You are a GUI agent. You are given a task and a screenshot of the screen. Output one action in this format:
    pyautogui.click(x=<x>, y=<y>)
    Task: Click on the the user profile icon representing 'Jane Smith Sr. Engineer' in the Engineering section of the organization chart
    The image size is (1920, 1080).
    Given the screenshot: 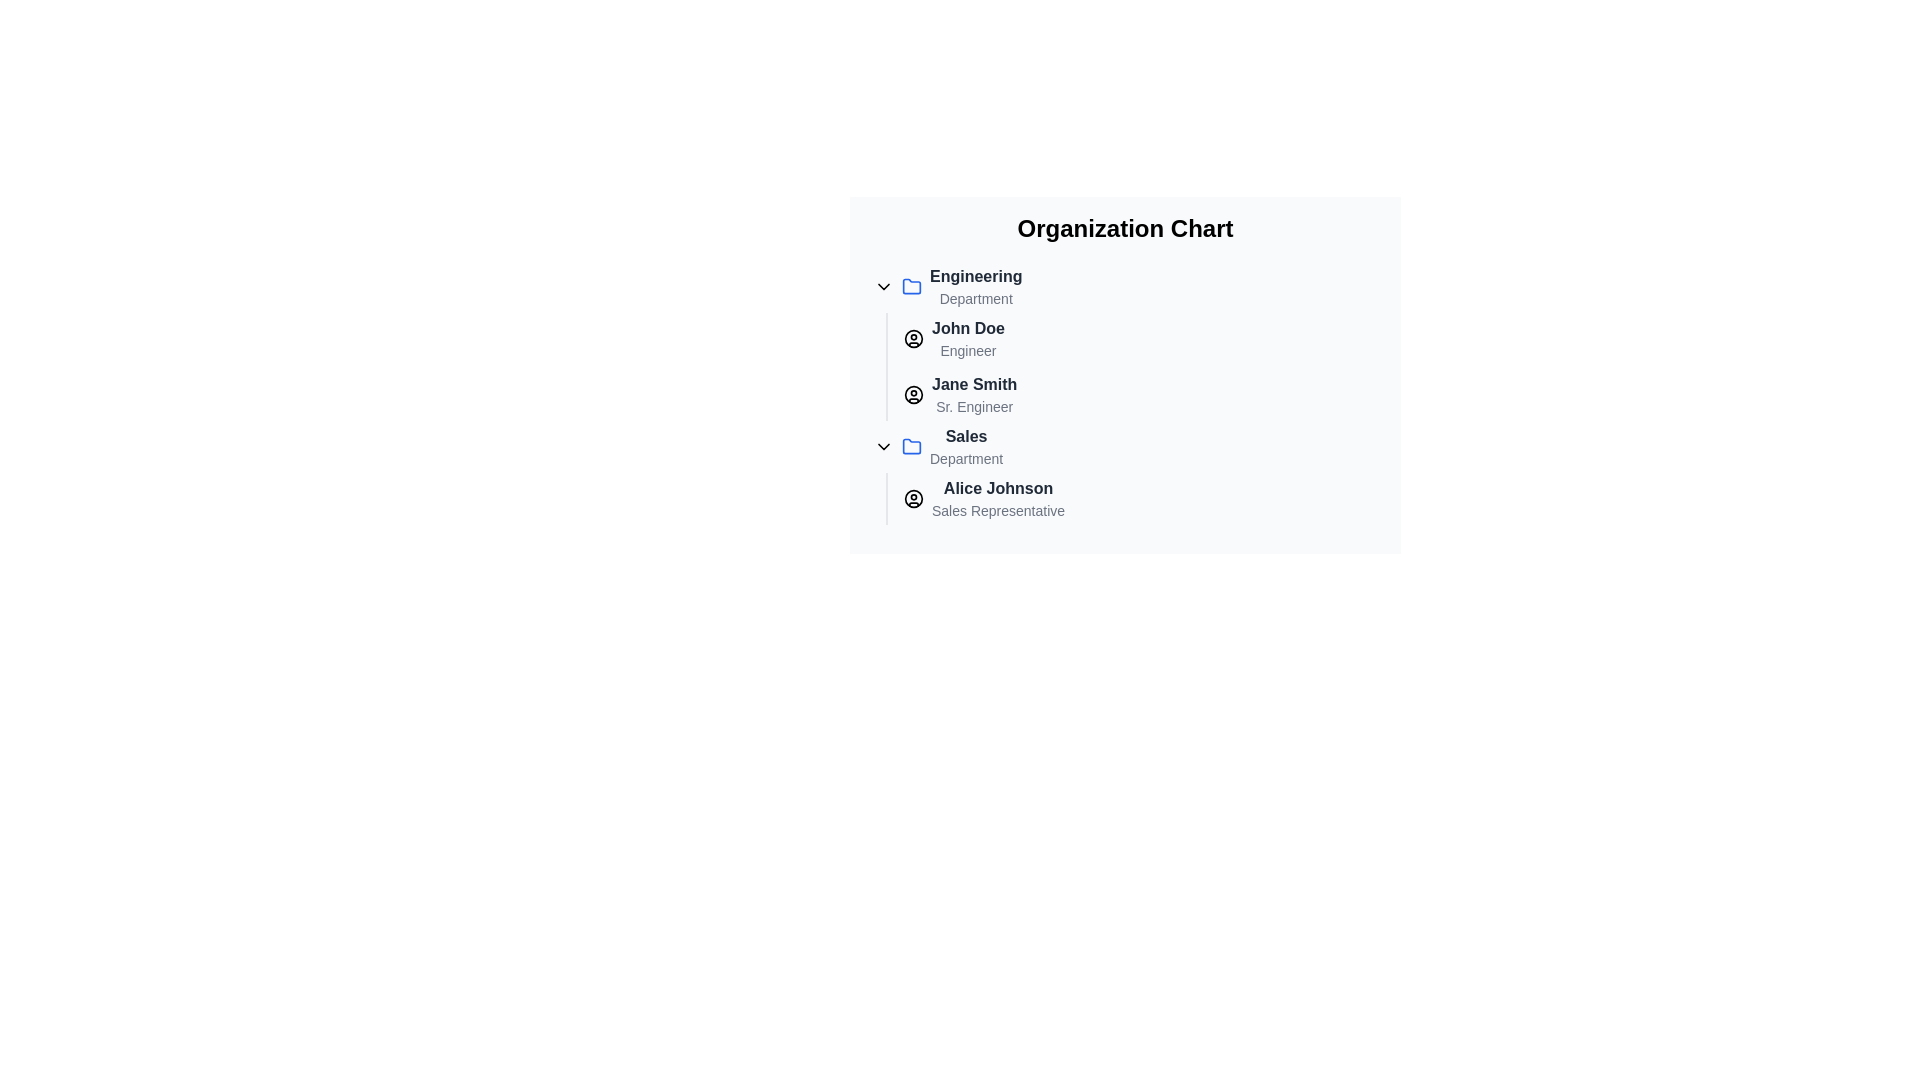 What is the action you would take?
    pyautogui.click(x=912, y=394)
    